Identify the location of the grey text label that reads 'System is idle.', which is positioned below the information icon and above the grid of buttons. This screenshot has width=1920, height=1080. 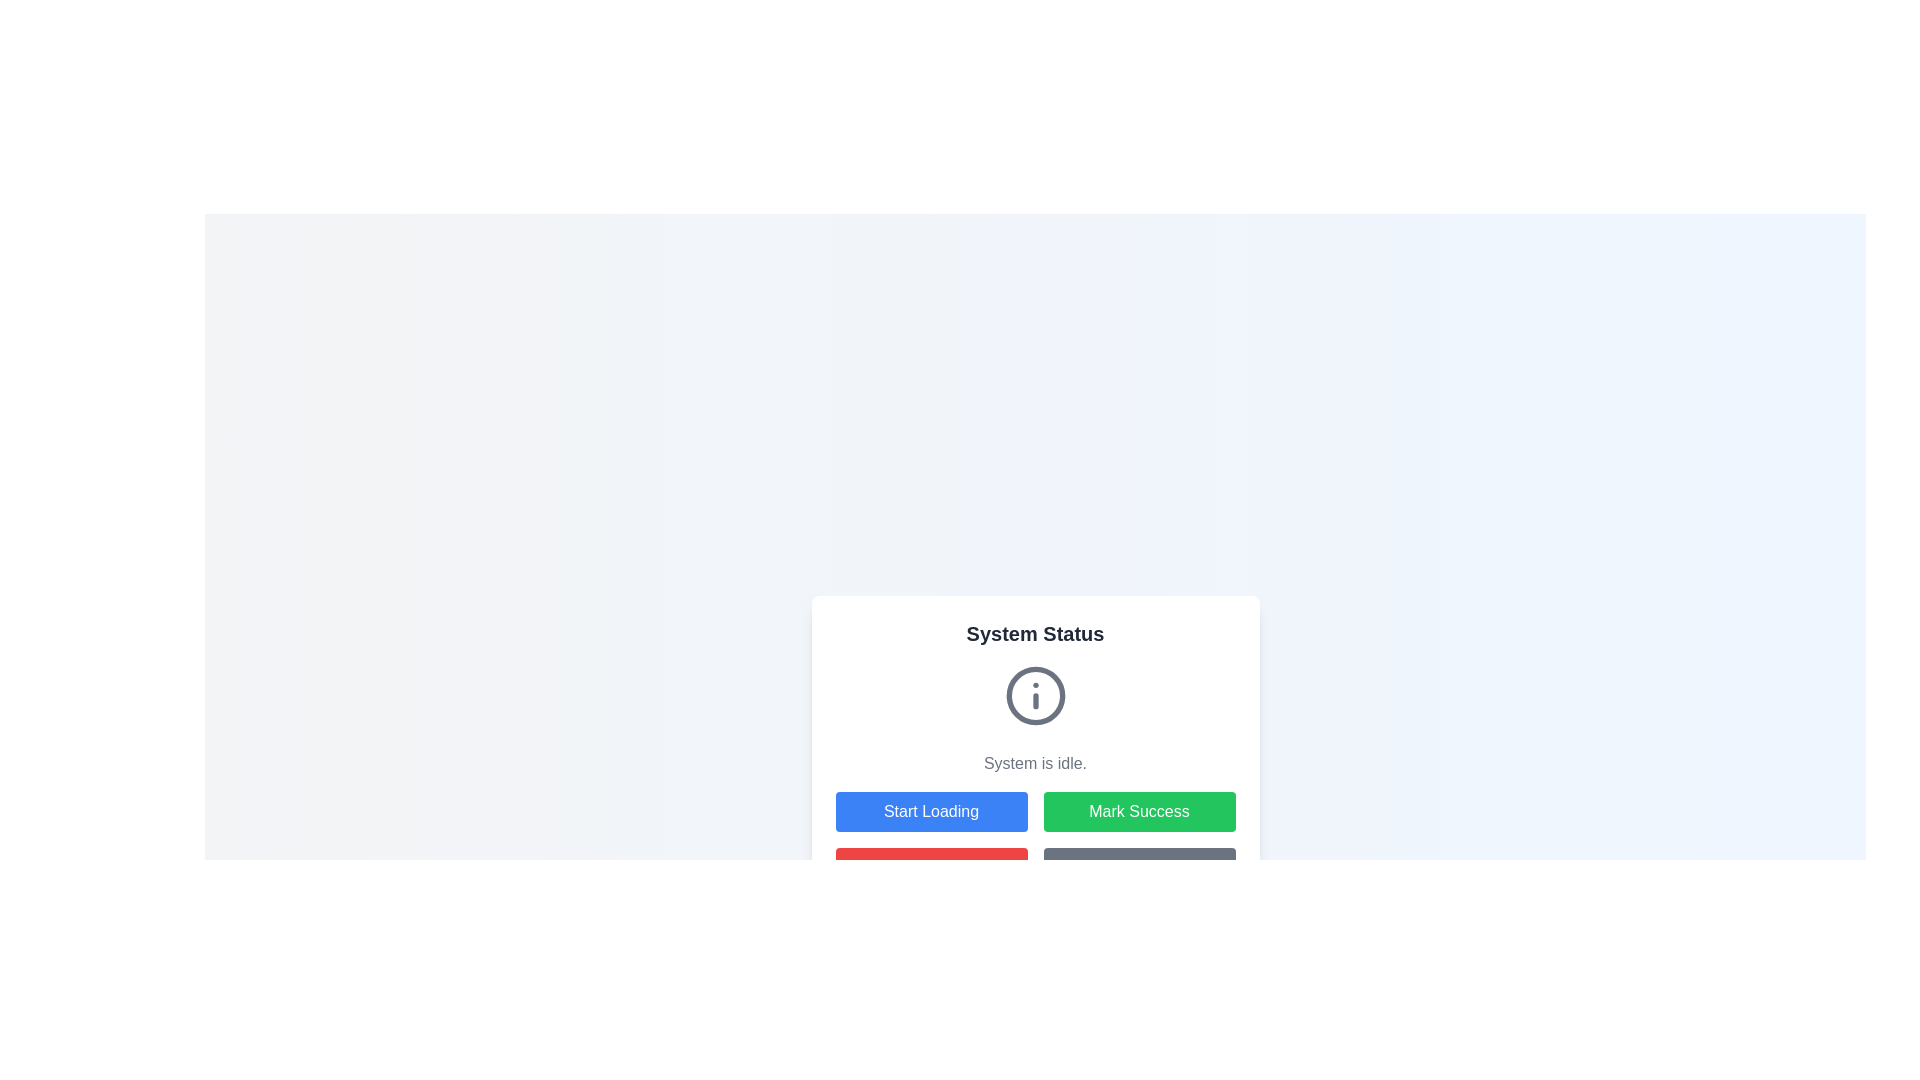
(1035, 753).